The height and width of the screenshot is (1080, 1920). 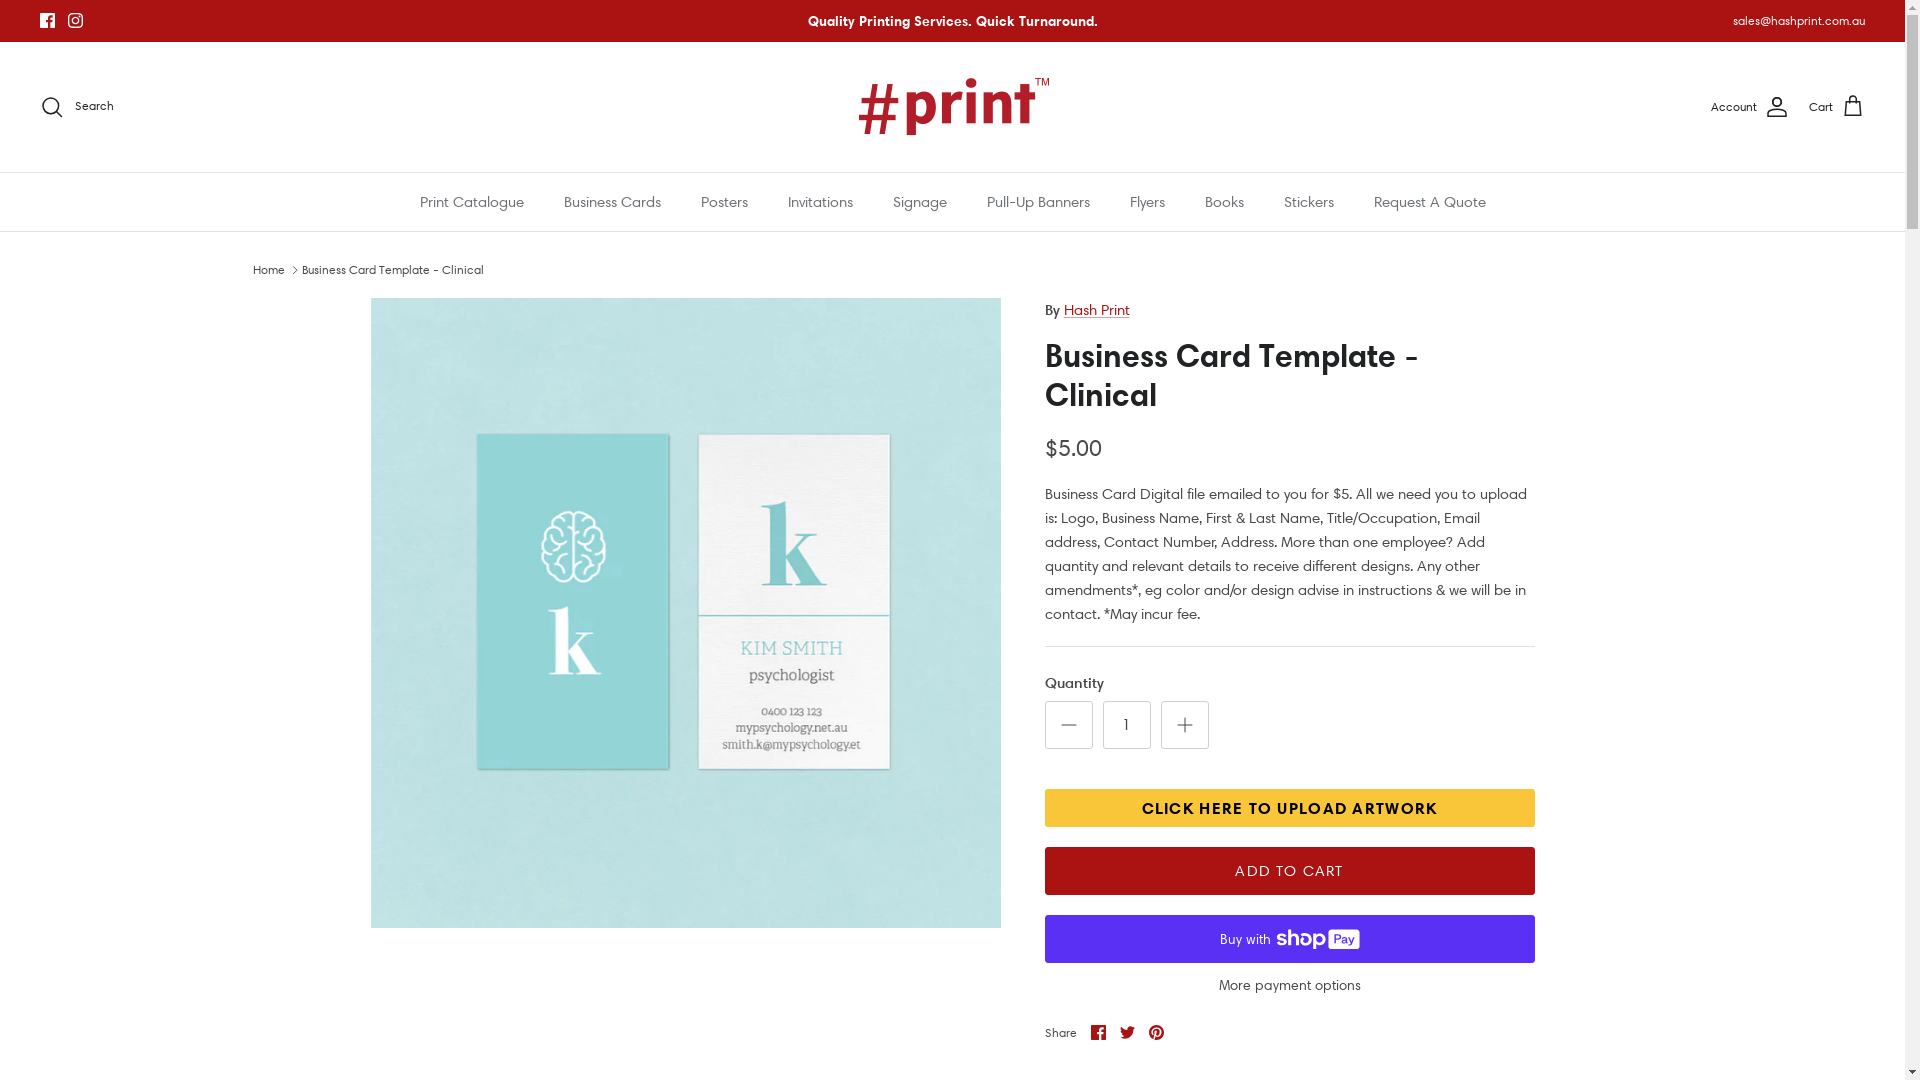 What do you see at coordinates (1127, 1032) in the screenshot?
I see `'Twitter` at bounding box center [1127, 1032].